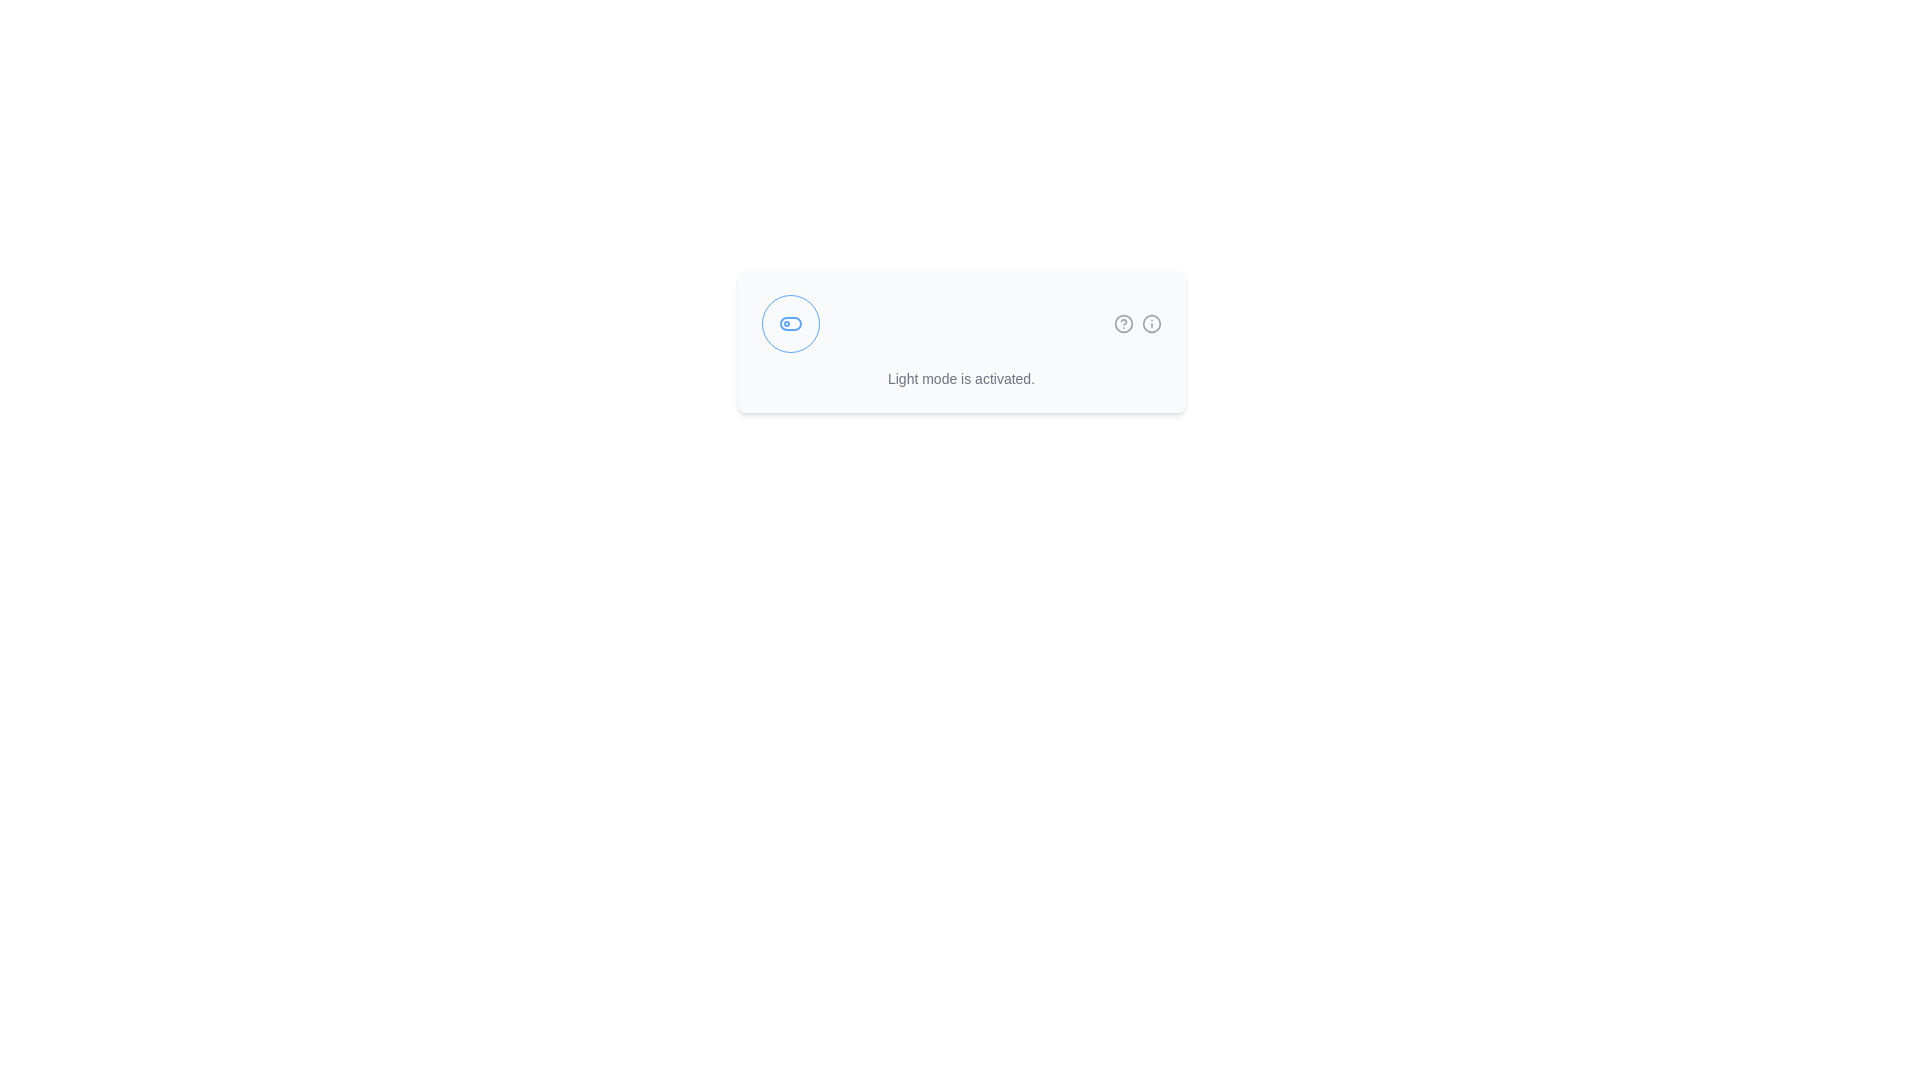 The image size is (1920, 1080). What do you see at coordinates (1123, 323) in the screenshot?
I see `the Help icon (a gray circular icon with a question mark) located to the left of the 'i' icon, adjacent to the text 'Light mode is activated.'` at bounding box center [1123, 323].